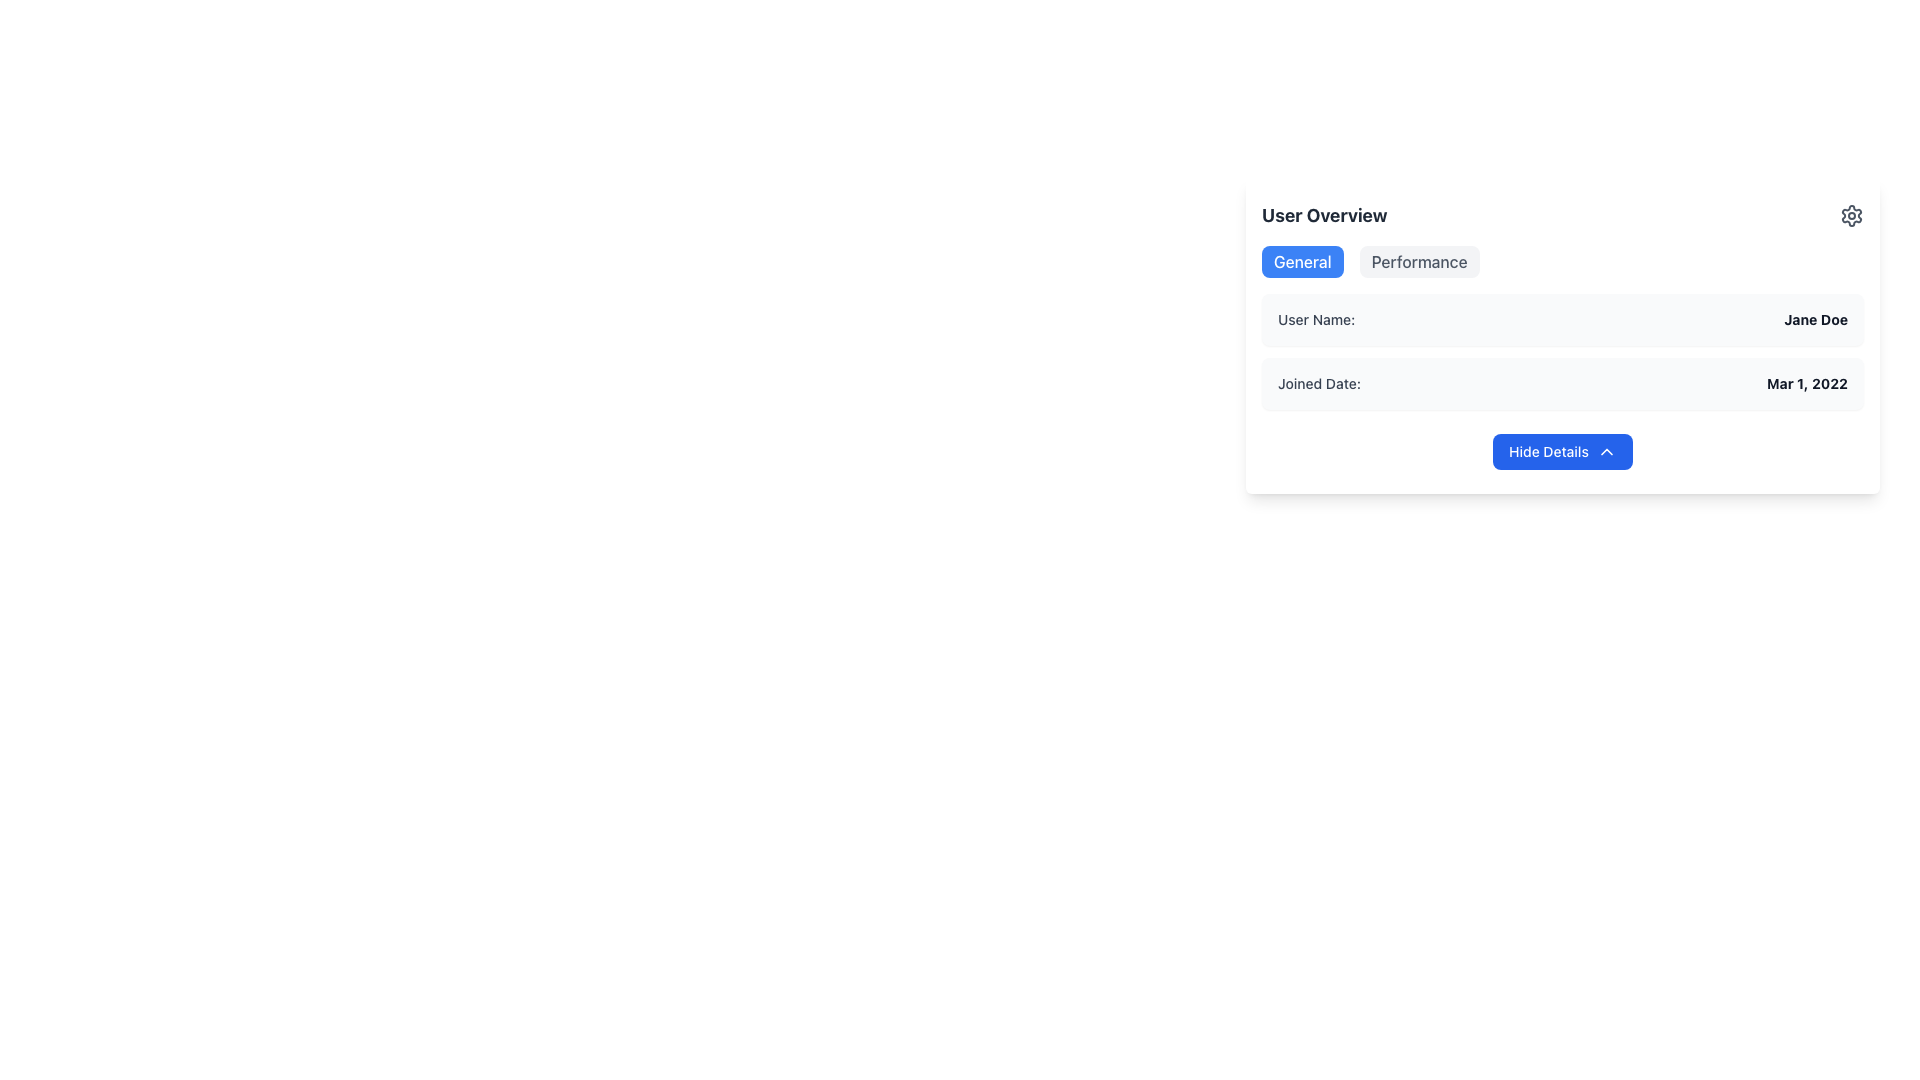 This screenshot has width=1920, height=1080. What do you see at coordinates (1319, 384) in the screenshot?
I see `the 'Joined Date:' text label, which is a small gray font displayed on a light background in the lower right section of the user details card` at bounding box center [1319, 384].